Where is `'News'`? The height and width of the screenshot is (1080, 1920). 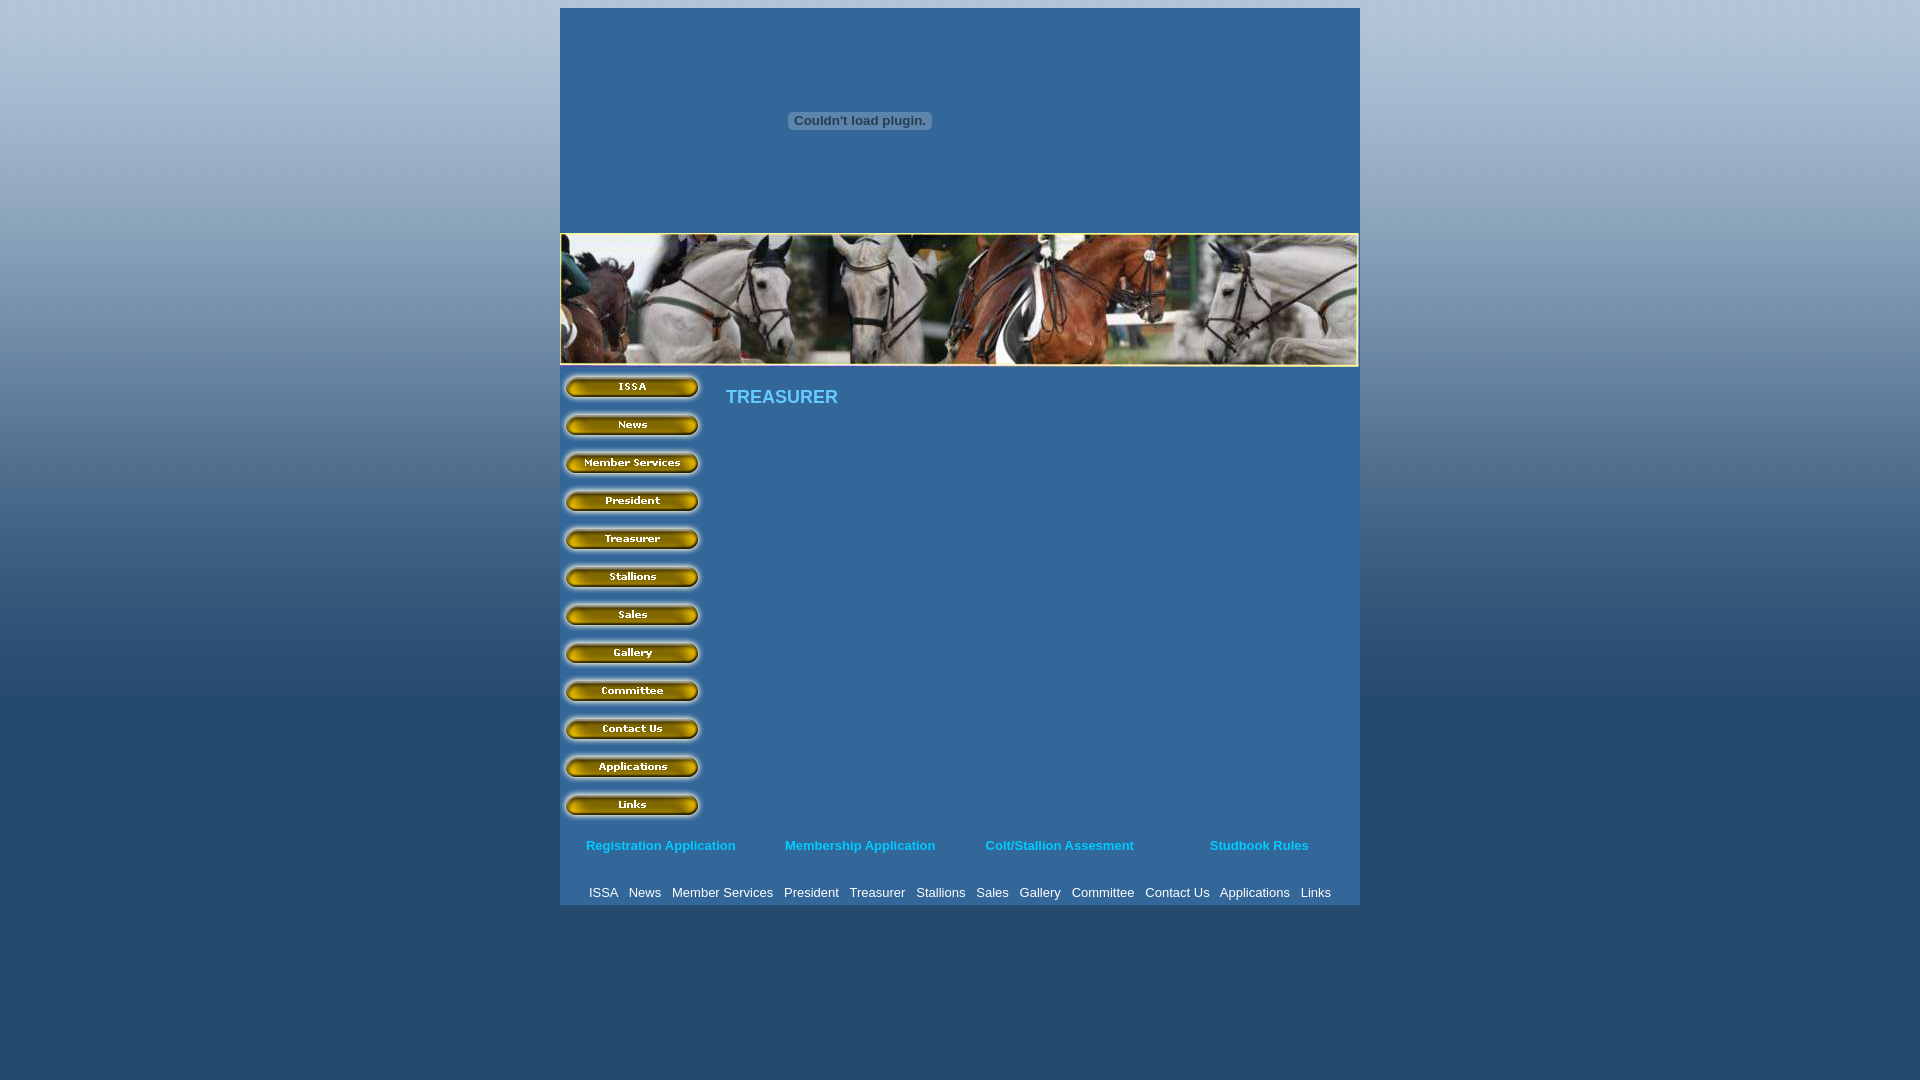
'News' is located at coordinates (632, 423).